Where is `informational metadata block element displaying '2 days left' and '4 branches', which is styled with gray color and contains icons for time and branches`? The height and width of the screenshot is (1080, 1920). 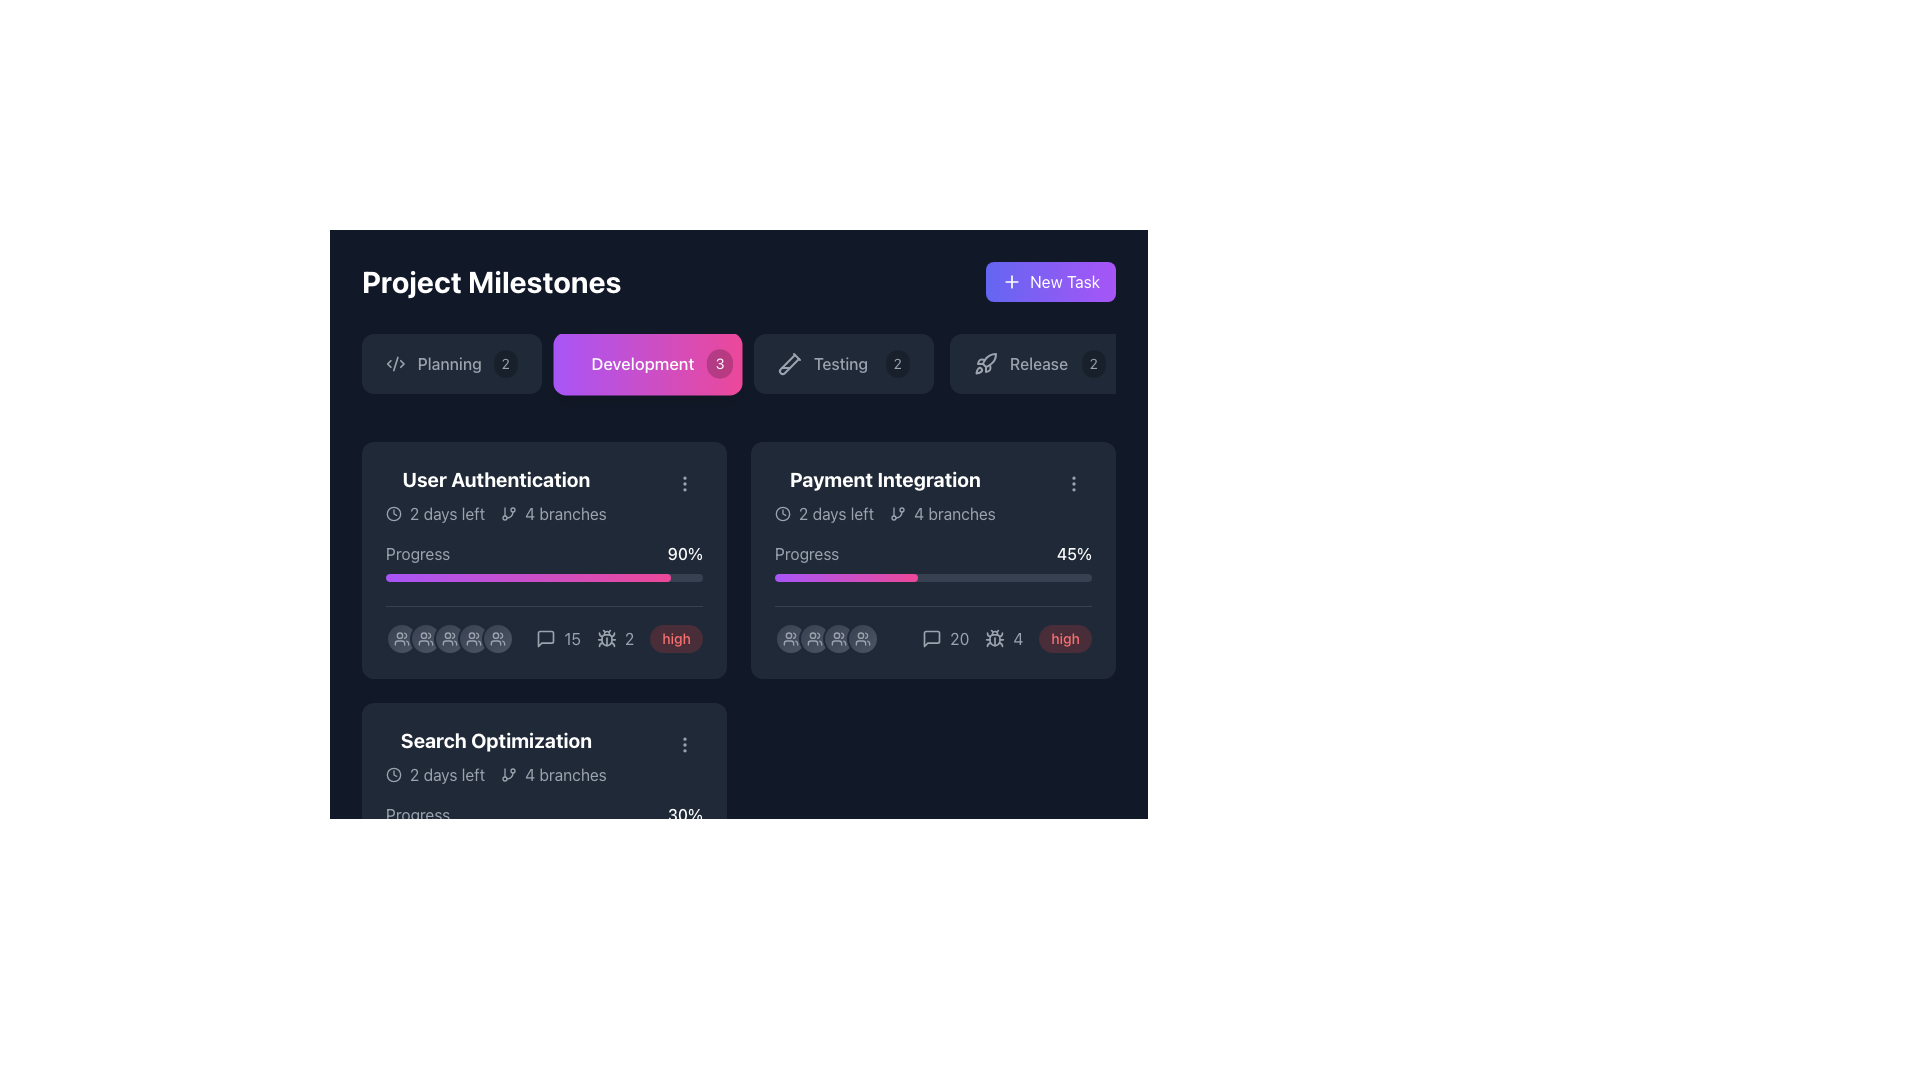
informational metadata block element displaying '2 days left' and '4 branches', which is styled with gray color and contains icons for time and branches is located at coordinates (496, 512).